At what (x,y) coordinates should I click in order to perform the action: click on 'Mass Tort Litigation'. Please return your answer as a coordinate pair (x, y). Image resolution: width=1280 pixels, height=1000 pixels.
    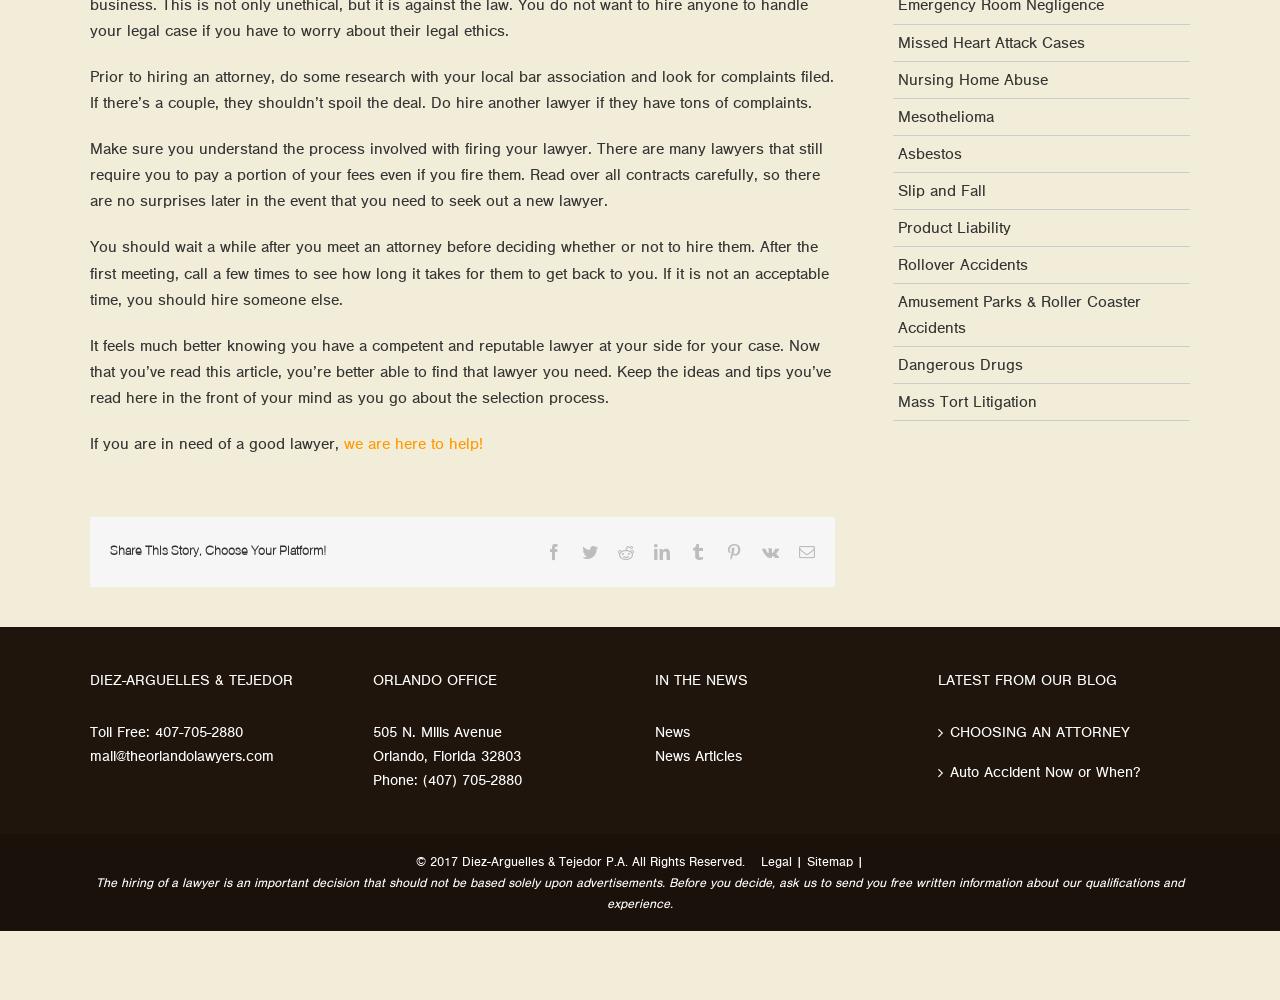
    Looking at the image, I should click on (897, 402).